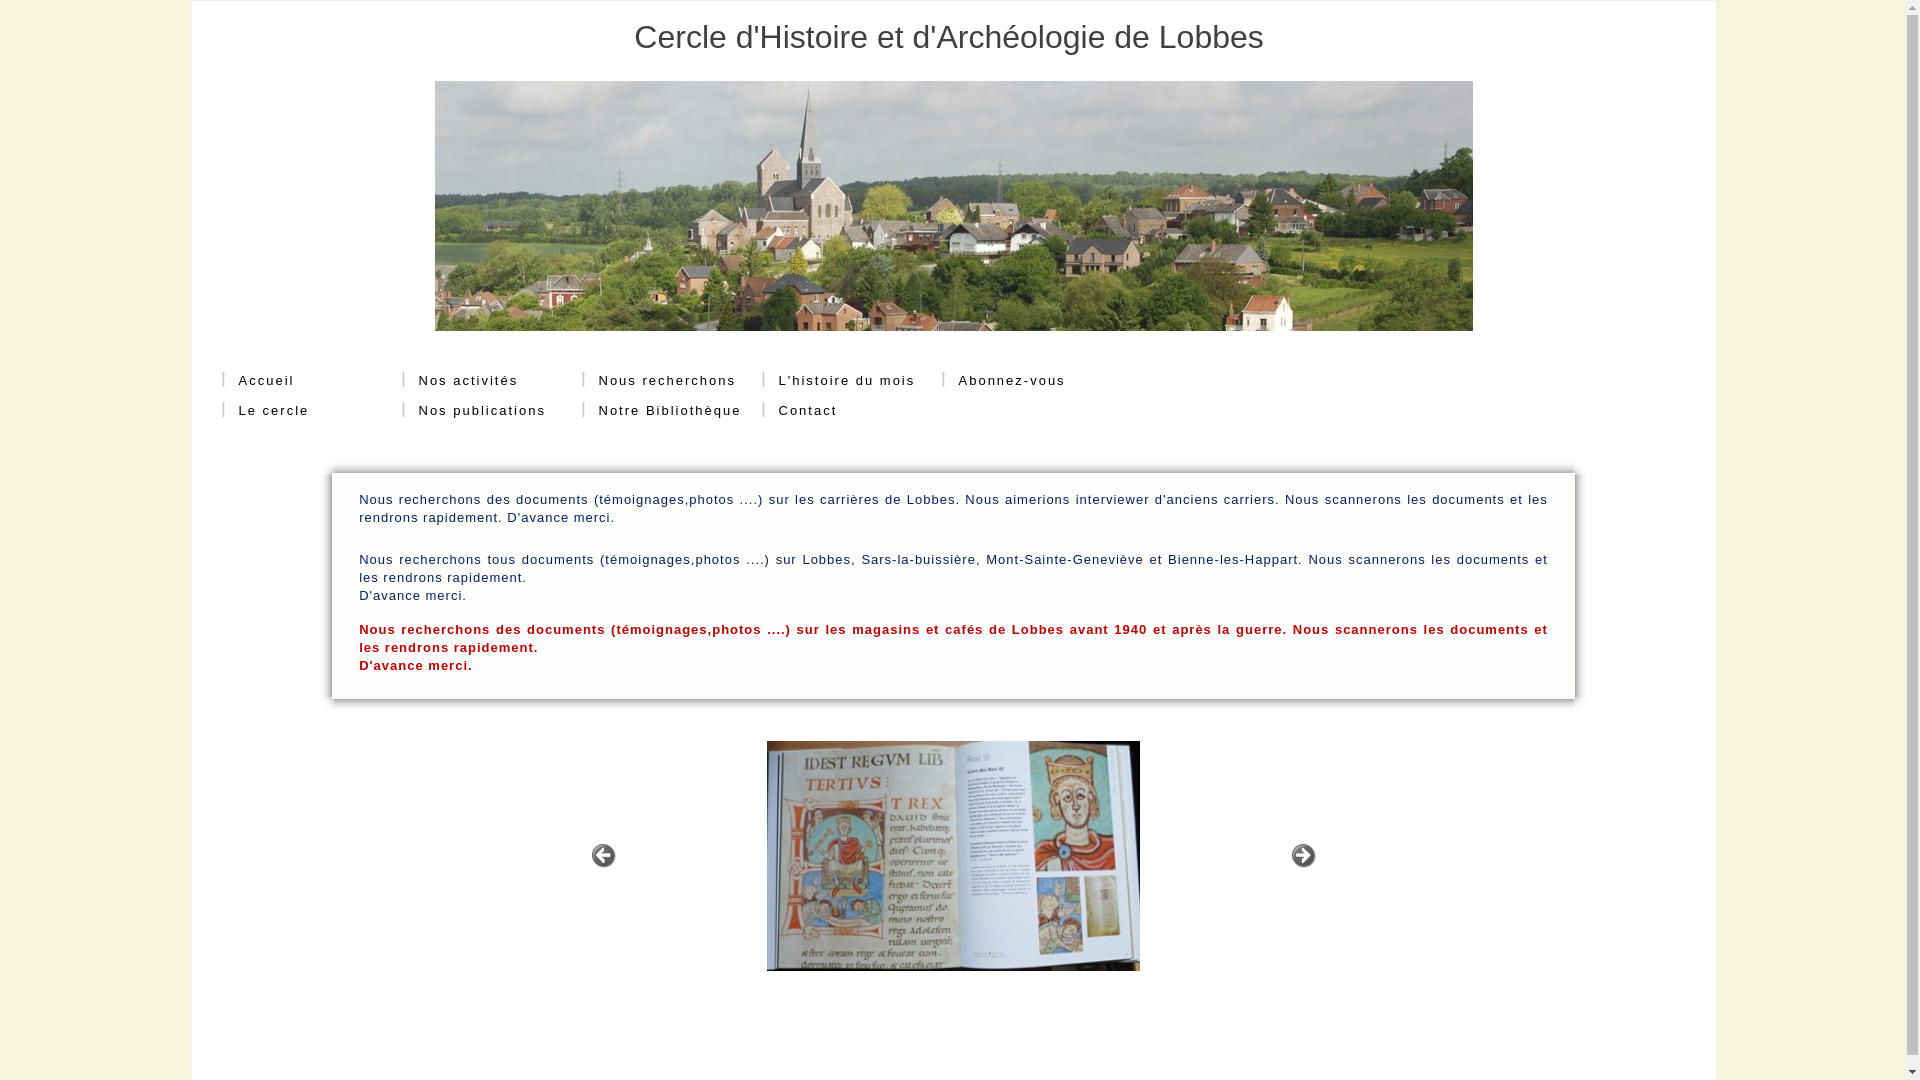 The height and width of the screenshot is (1080, 1920). What do you see at coordinates (1003, 381) in the screenshot?
I see `'Abonnez-vous'` at bounding box center [1003, 381].